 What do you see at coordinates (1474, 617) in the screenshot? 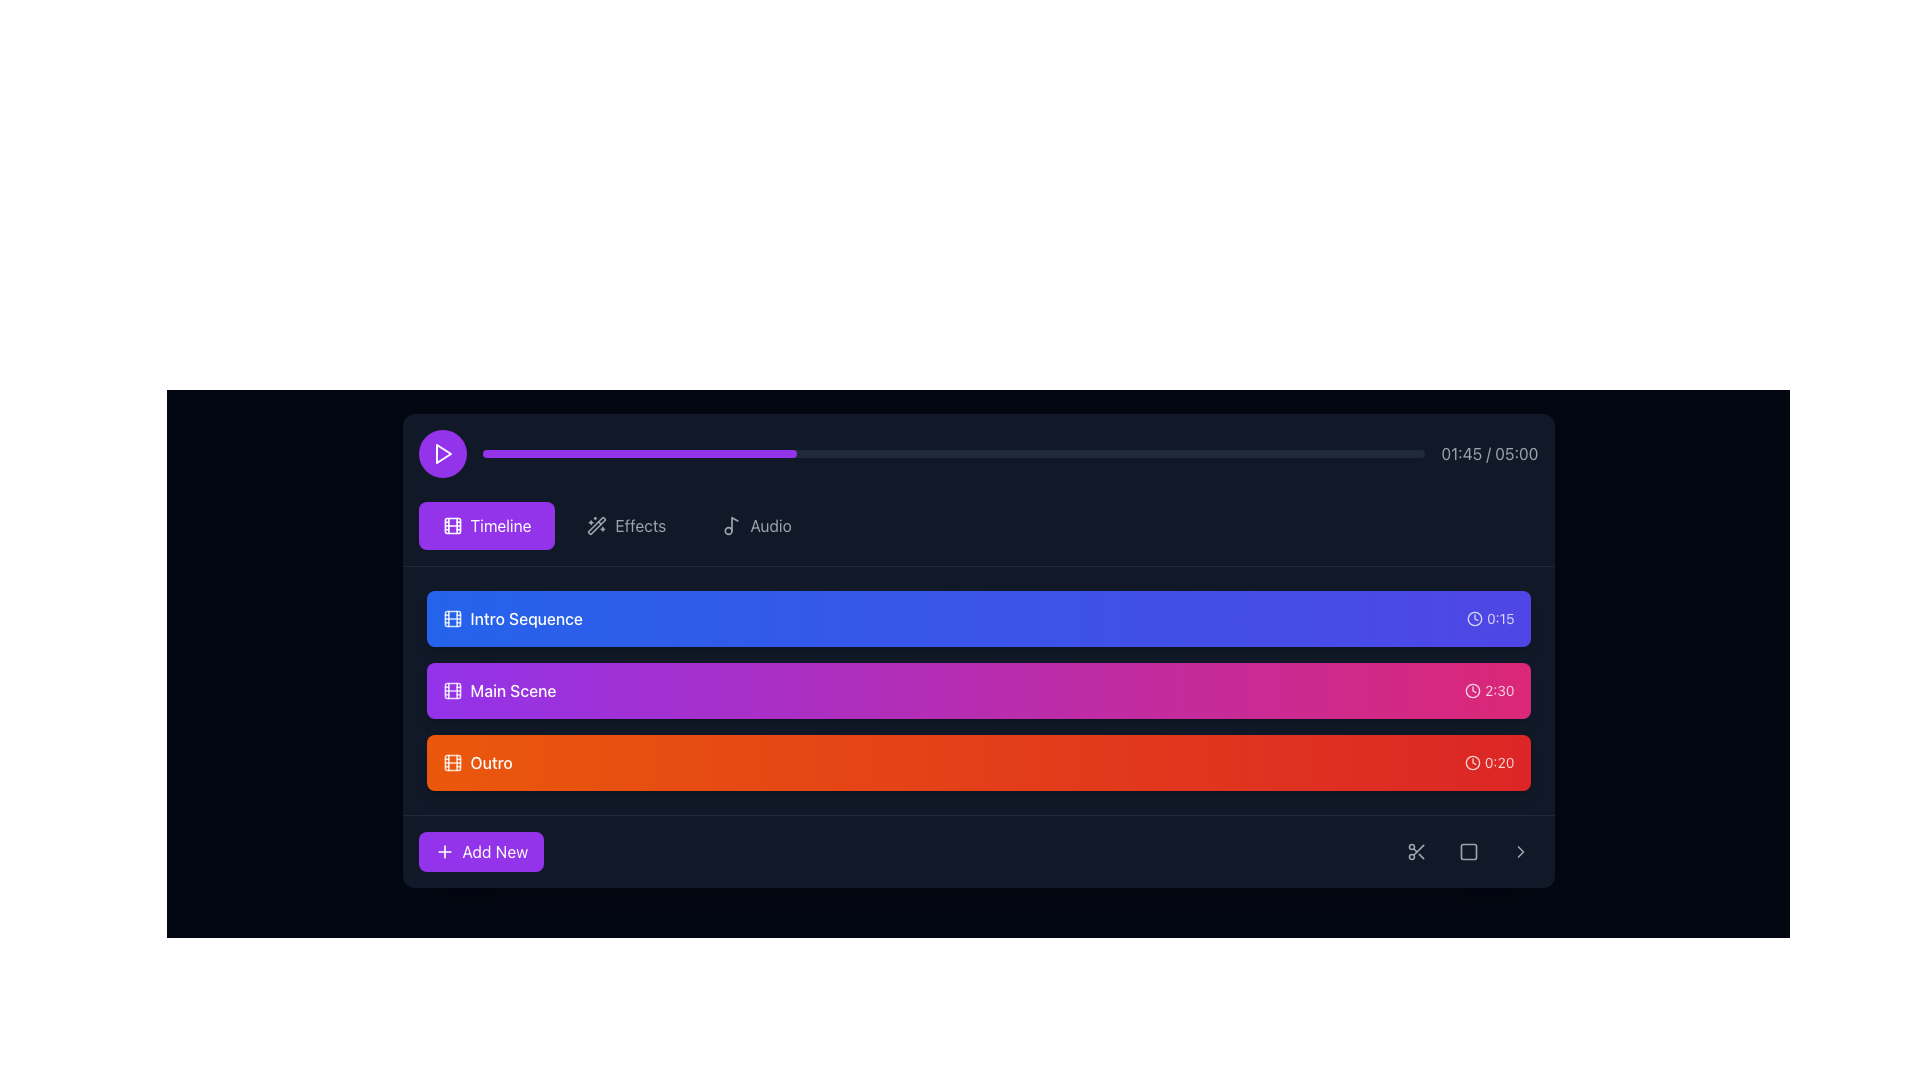
I see `the time-related icon located to the left of the text '0:15', associated with the 'Intro Sequence' item in the list` at bounding box center [1474, 617].